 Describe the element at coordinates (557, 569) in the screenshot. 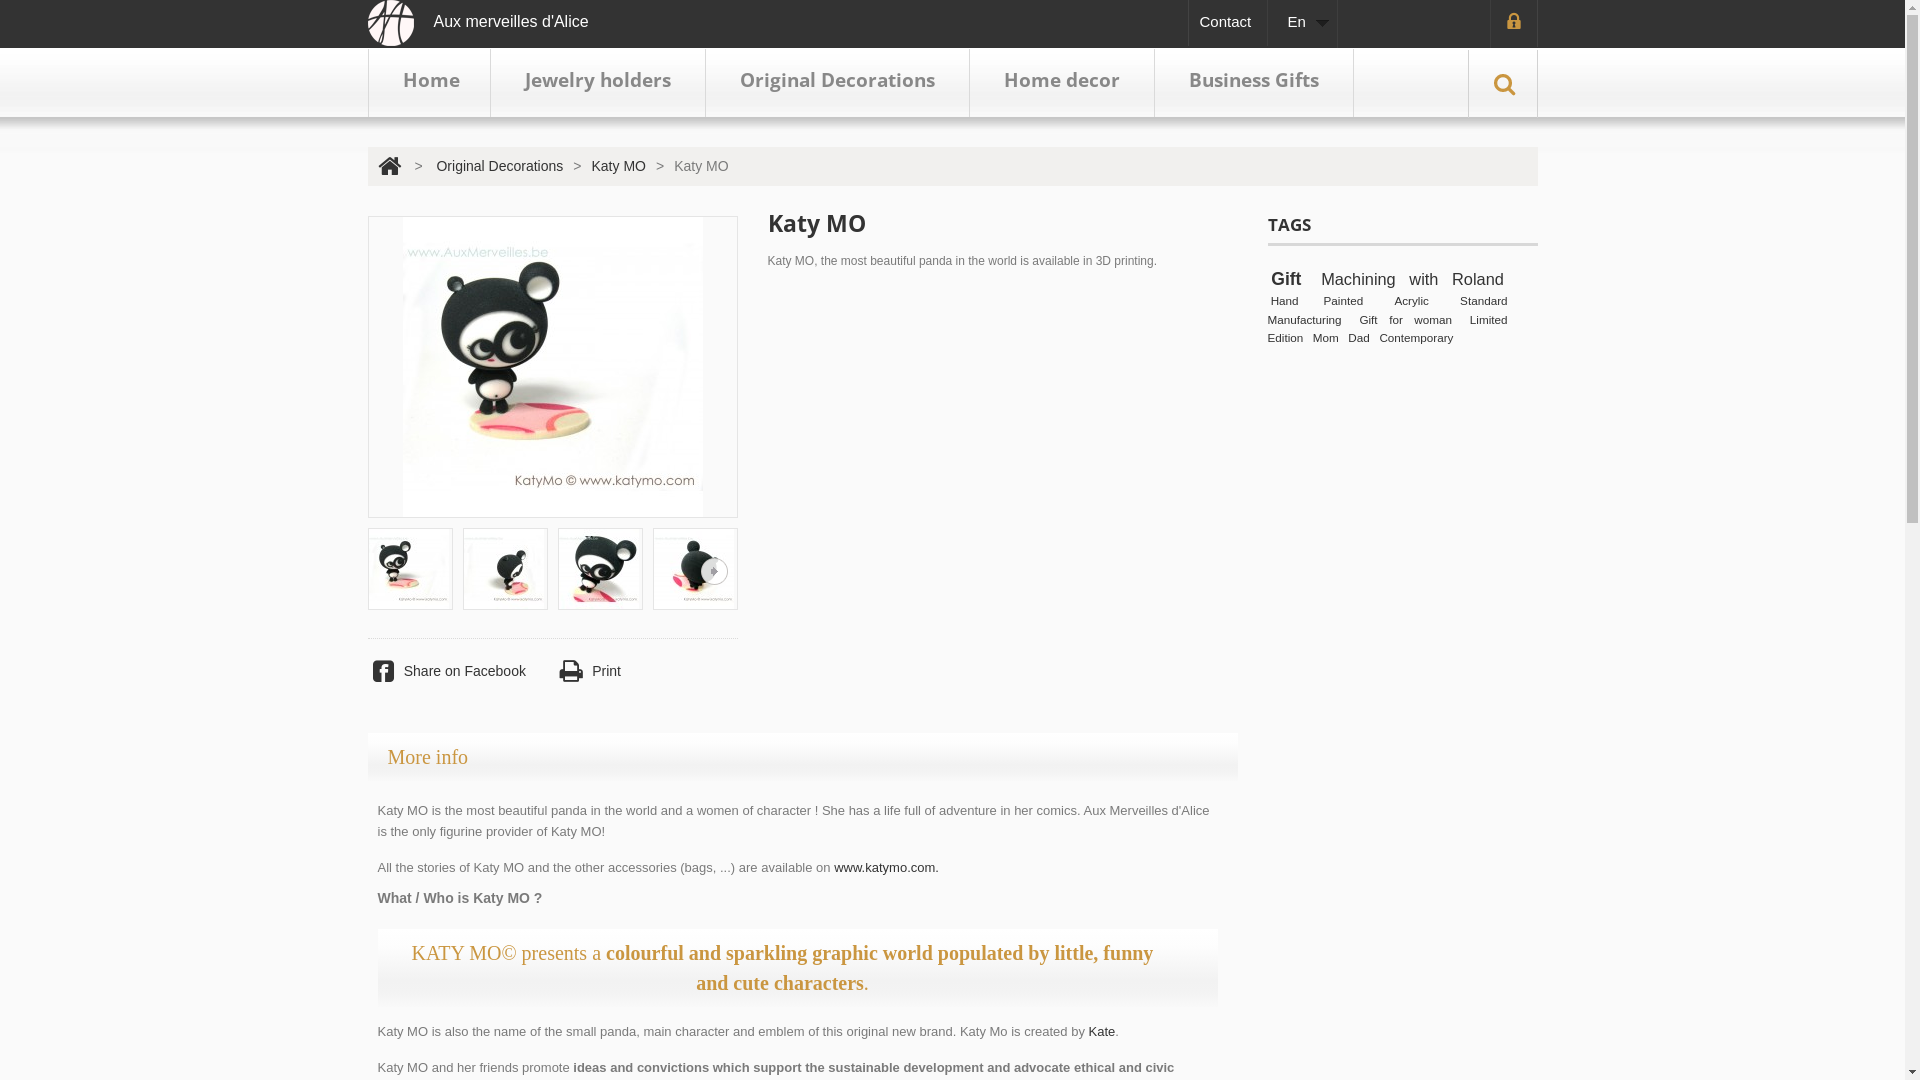

I see `'Katy MO: Katy MO / Original Decorations'` at that location.